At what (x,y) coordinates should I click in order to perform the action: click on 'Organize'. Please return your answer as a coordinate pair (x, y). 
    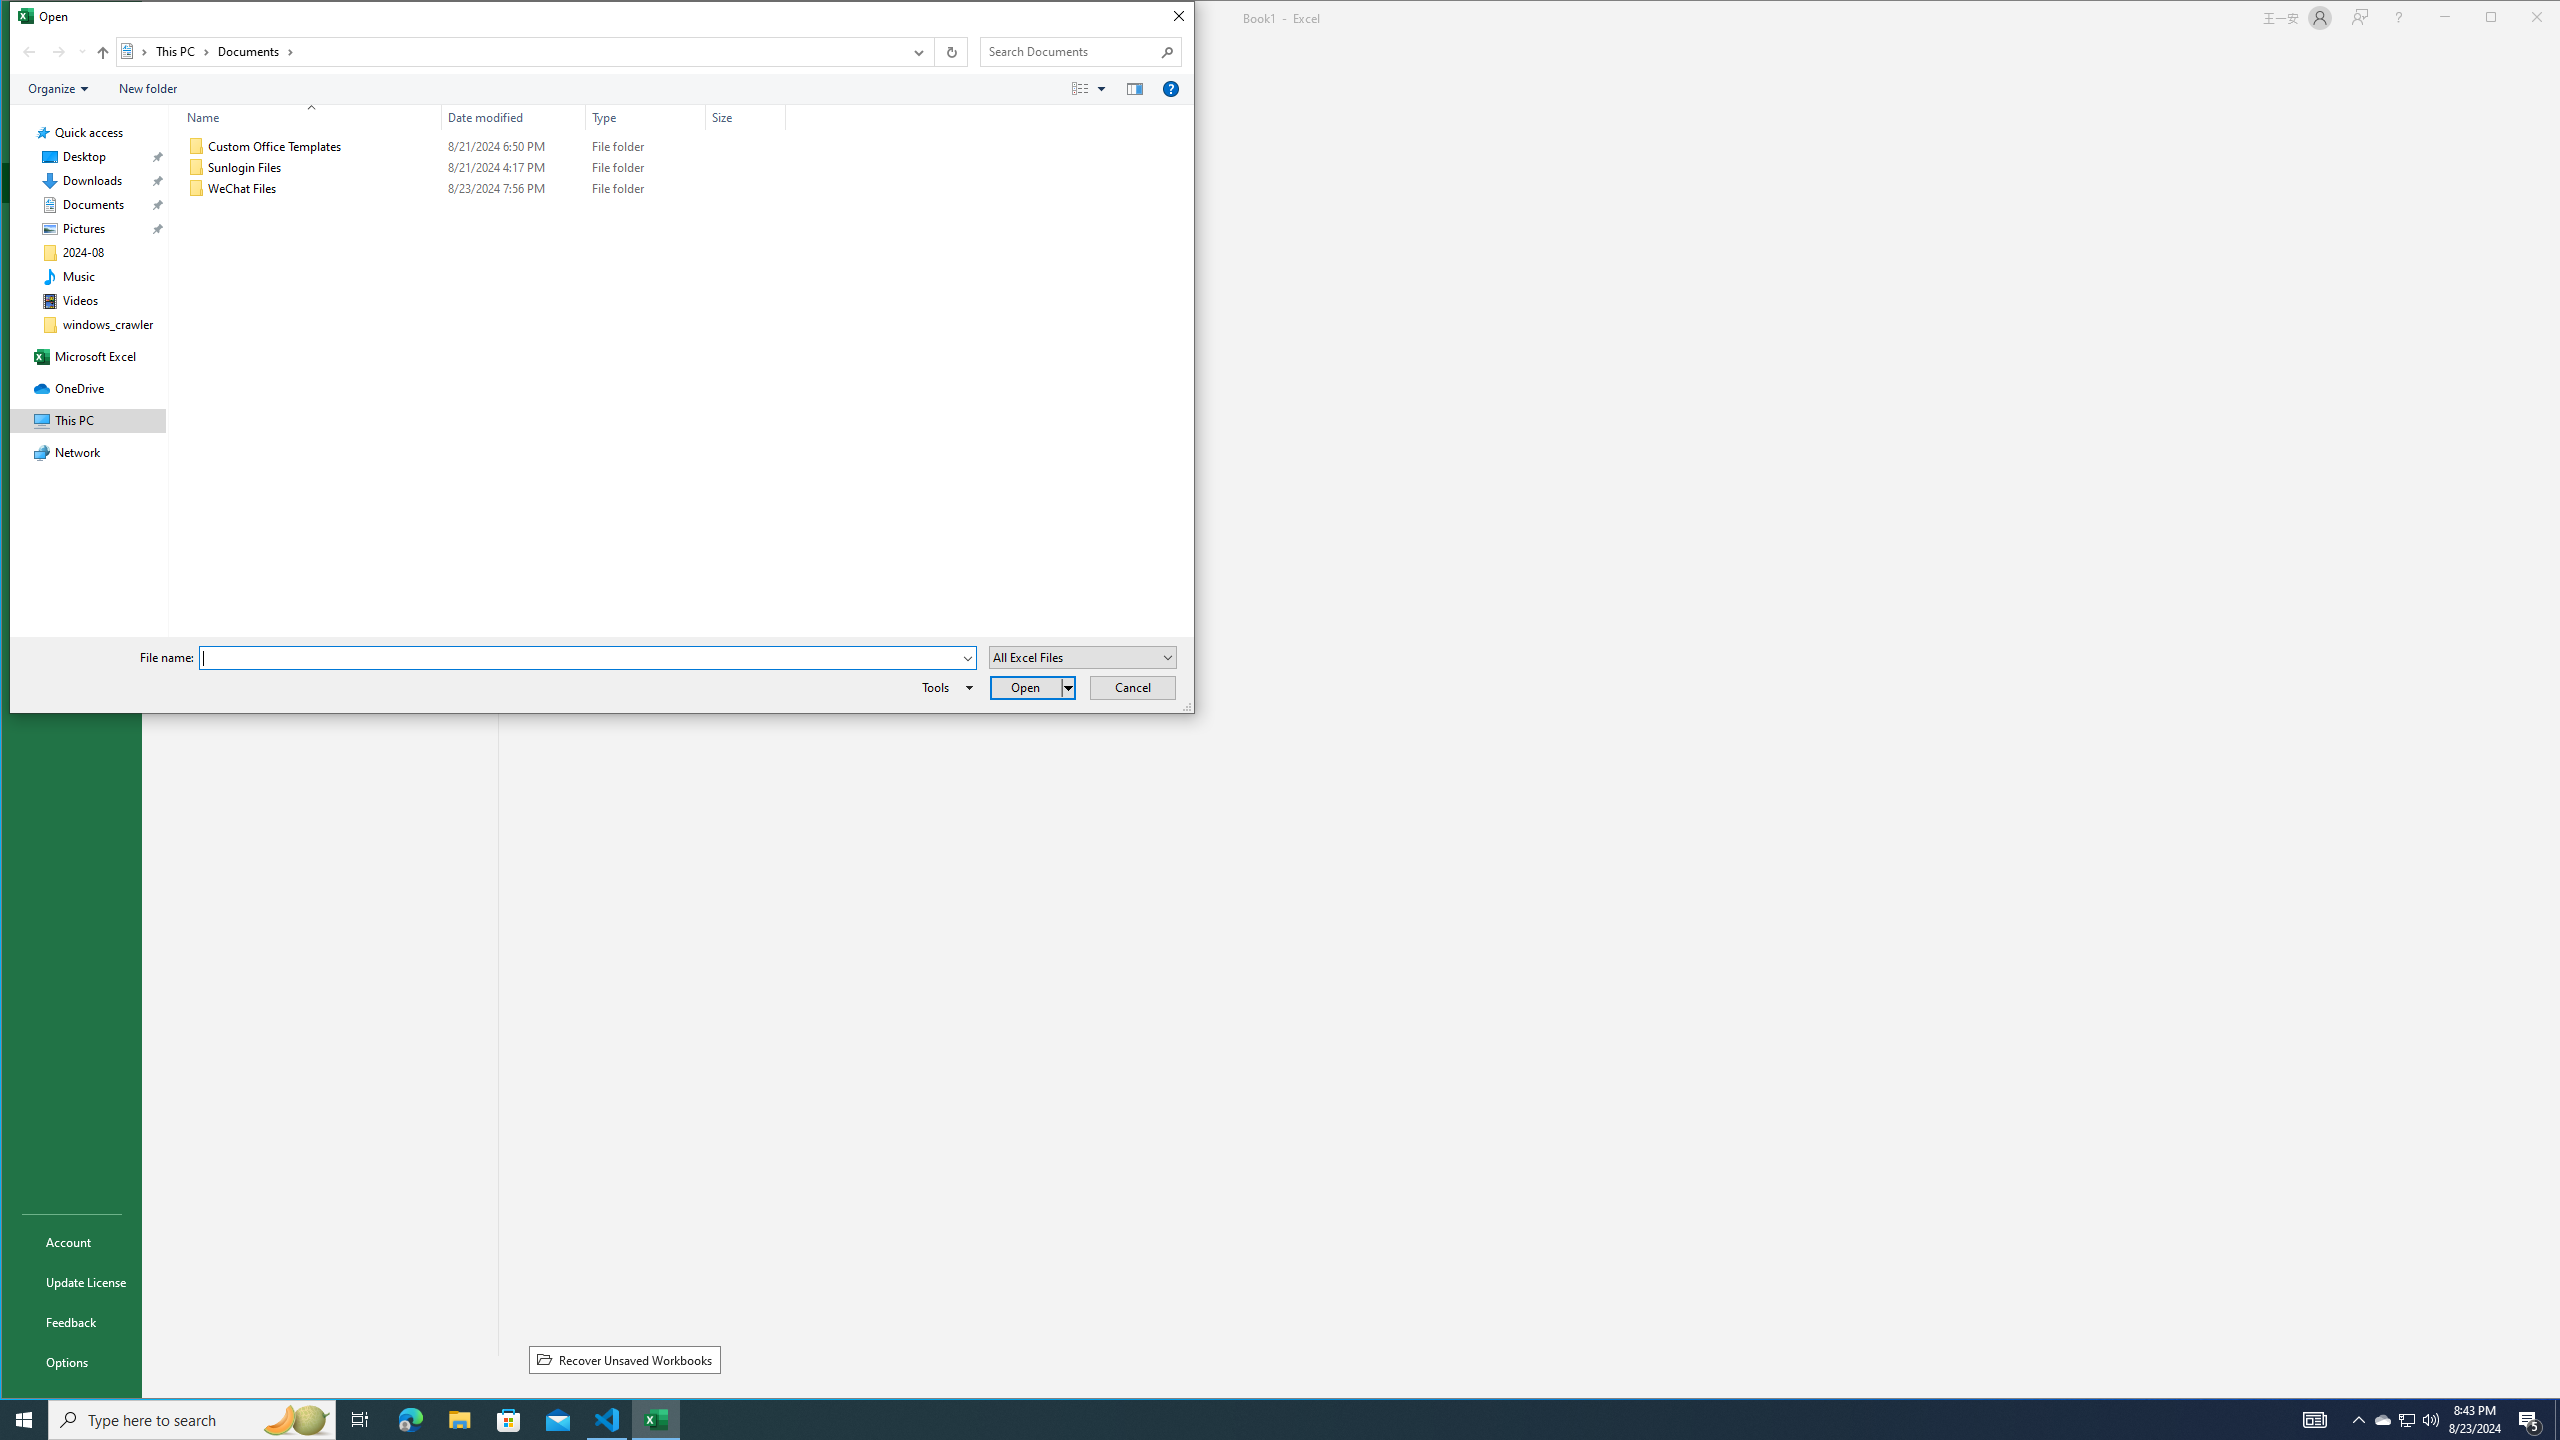
    Looking at the image, I should click on (57, 88).